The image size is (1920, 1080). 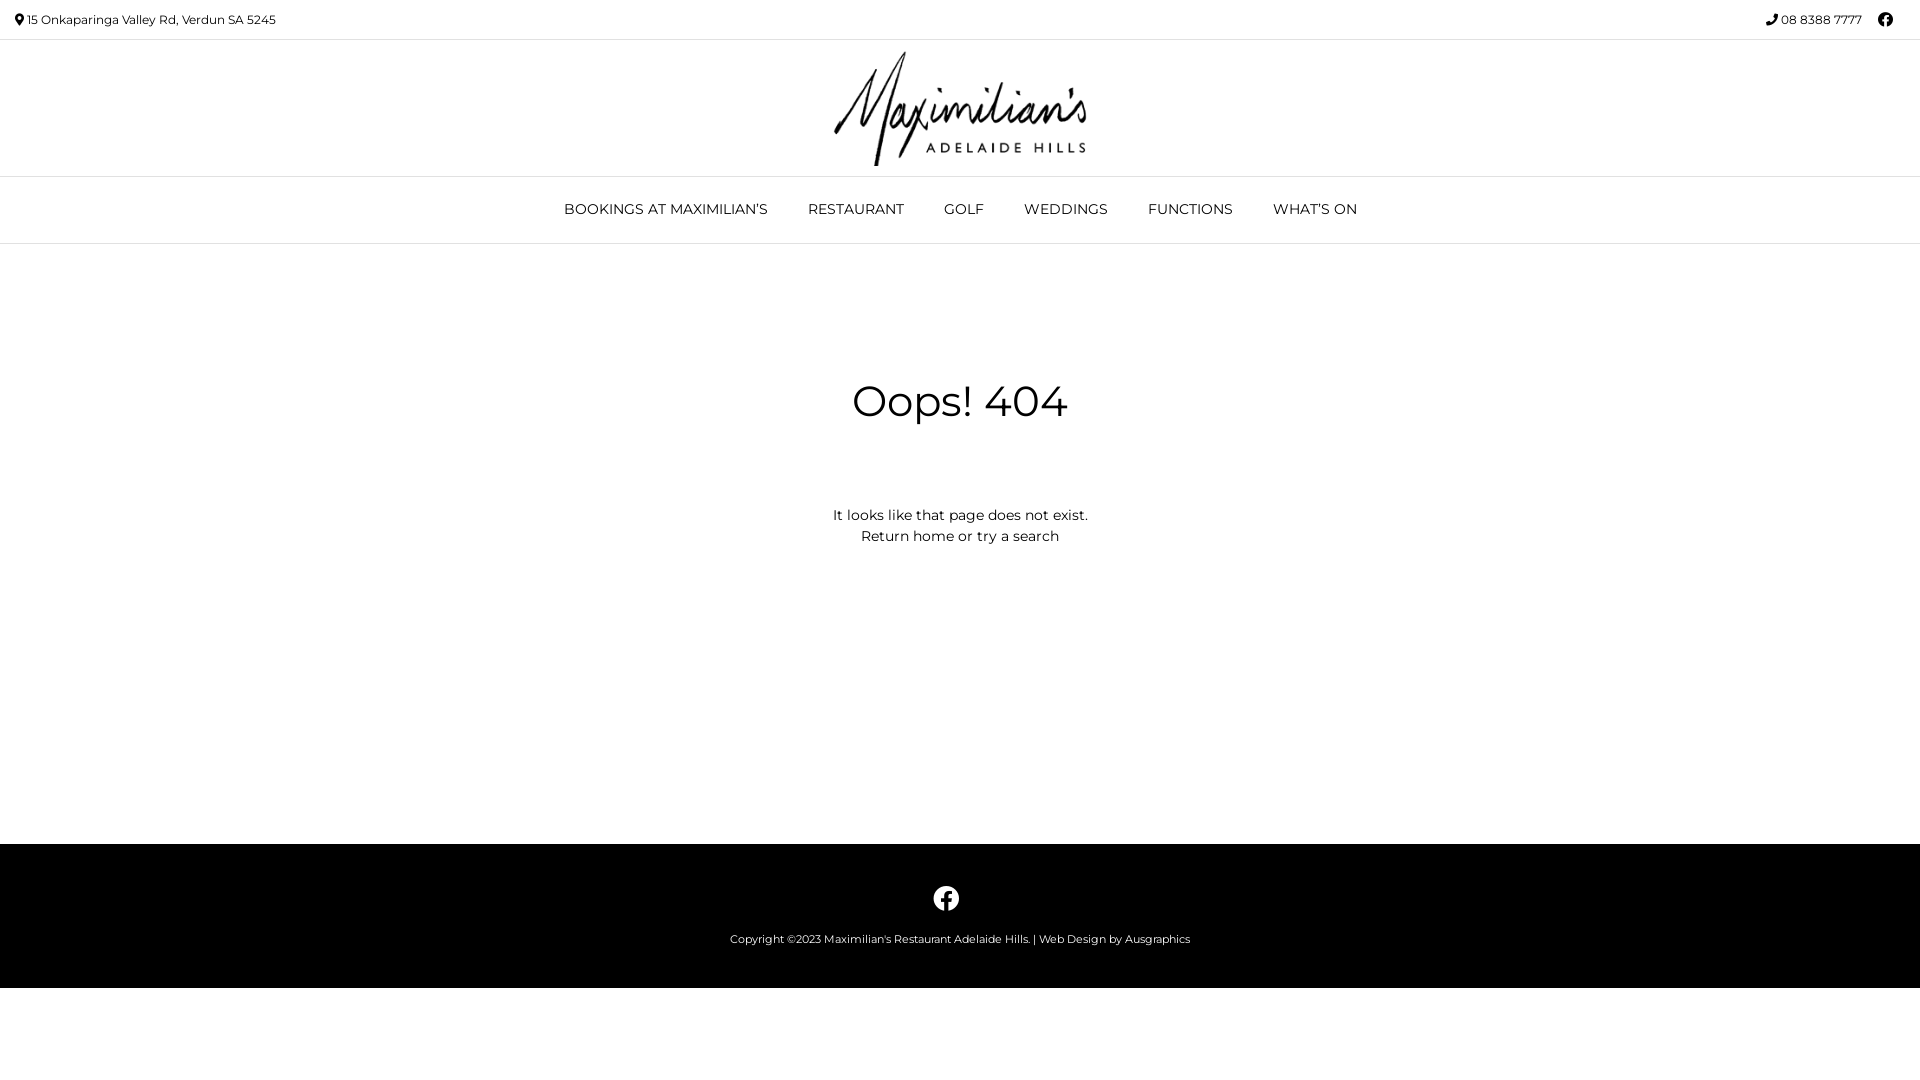 I want to click on 'Ausgraphics', so click(x=1157, y=938).